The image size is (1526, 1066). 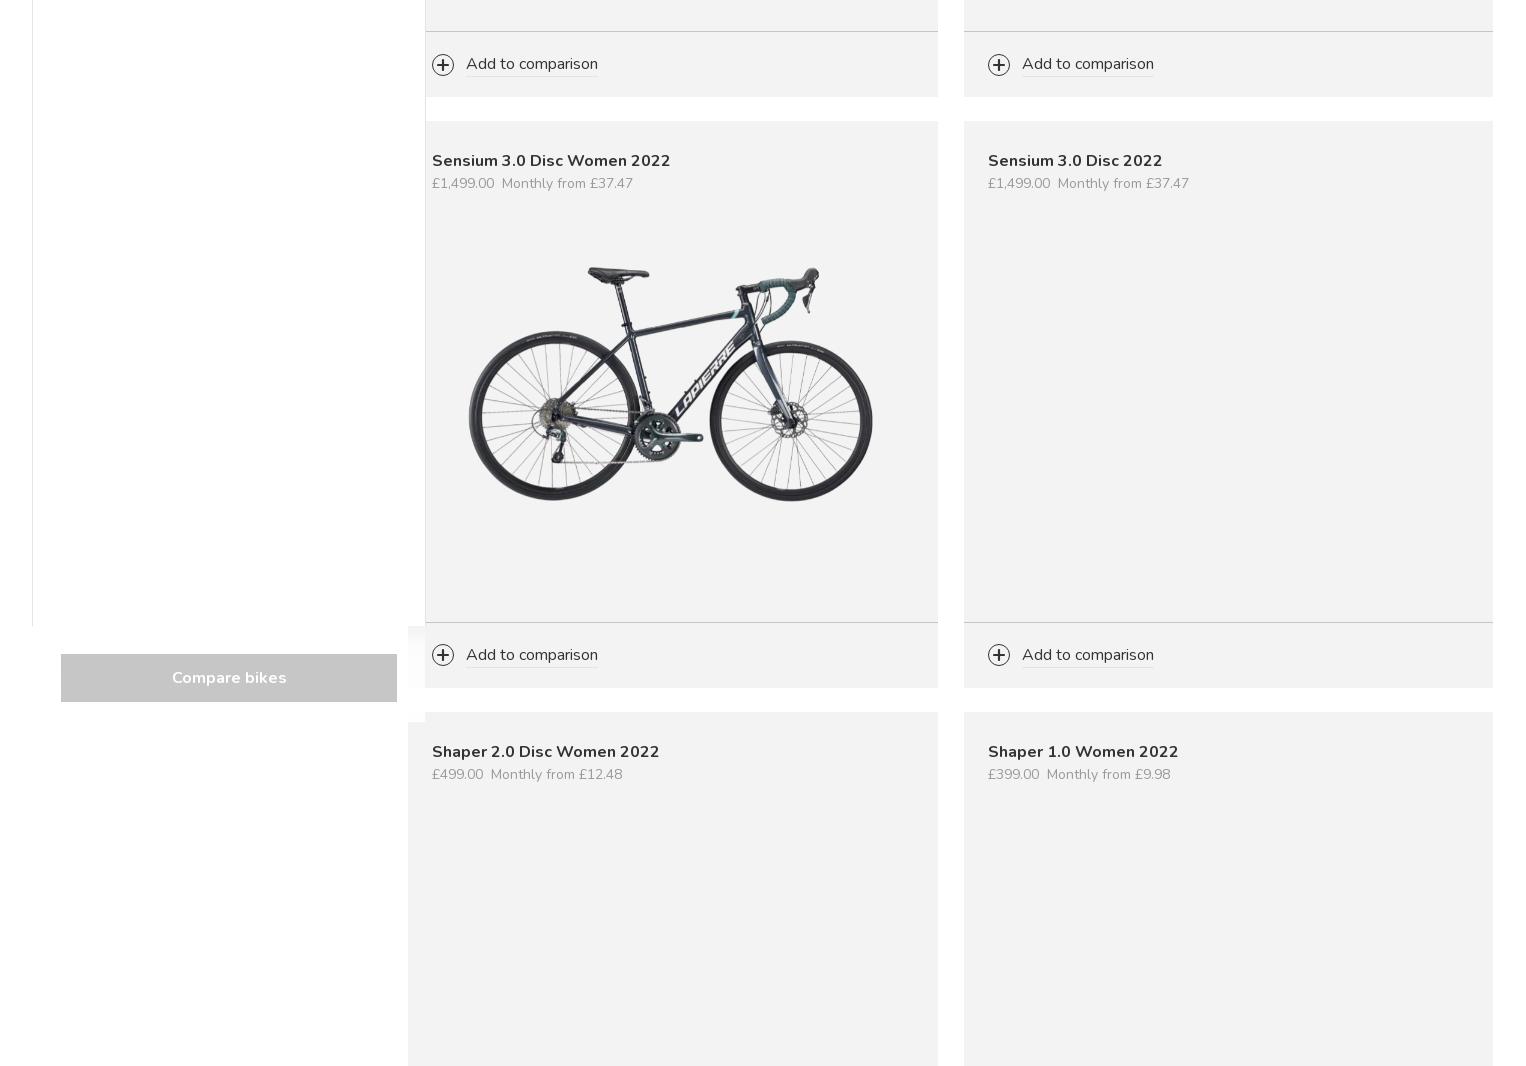 What do you see at coordinates (432, 749) in the screenshot?
I see `'Shaper 2.0 Disc Women 2022'` at bounding box center [432, 749].